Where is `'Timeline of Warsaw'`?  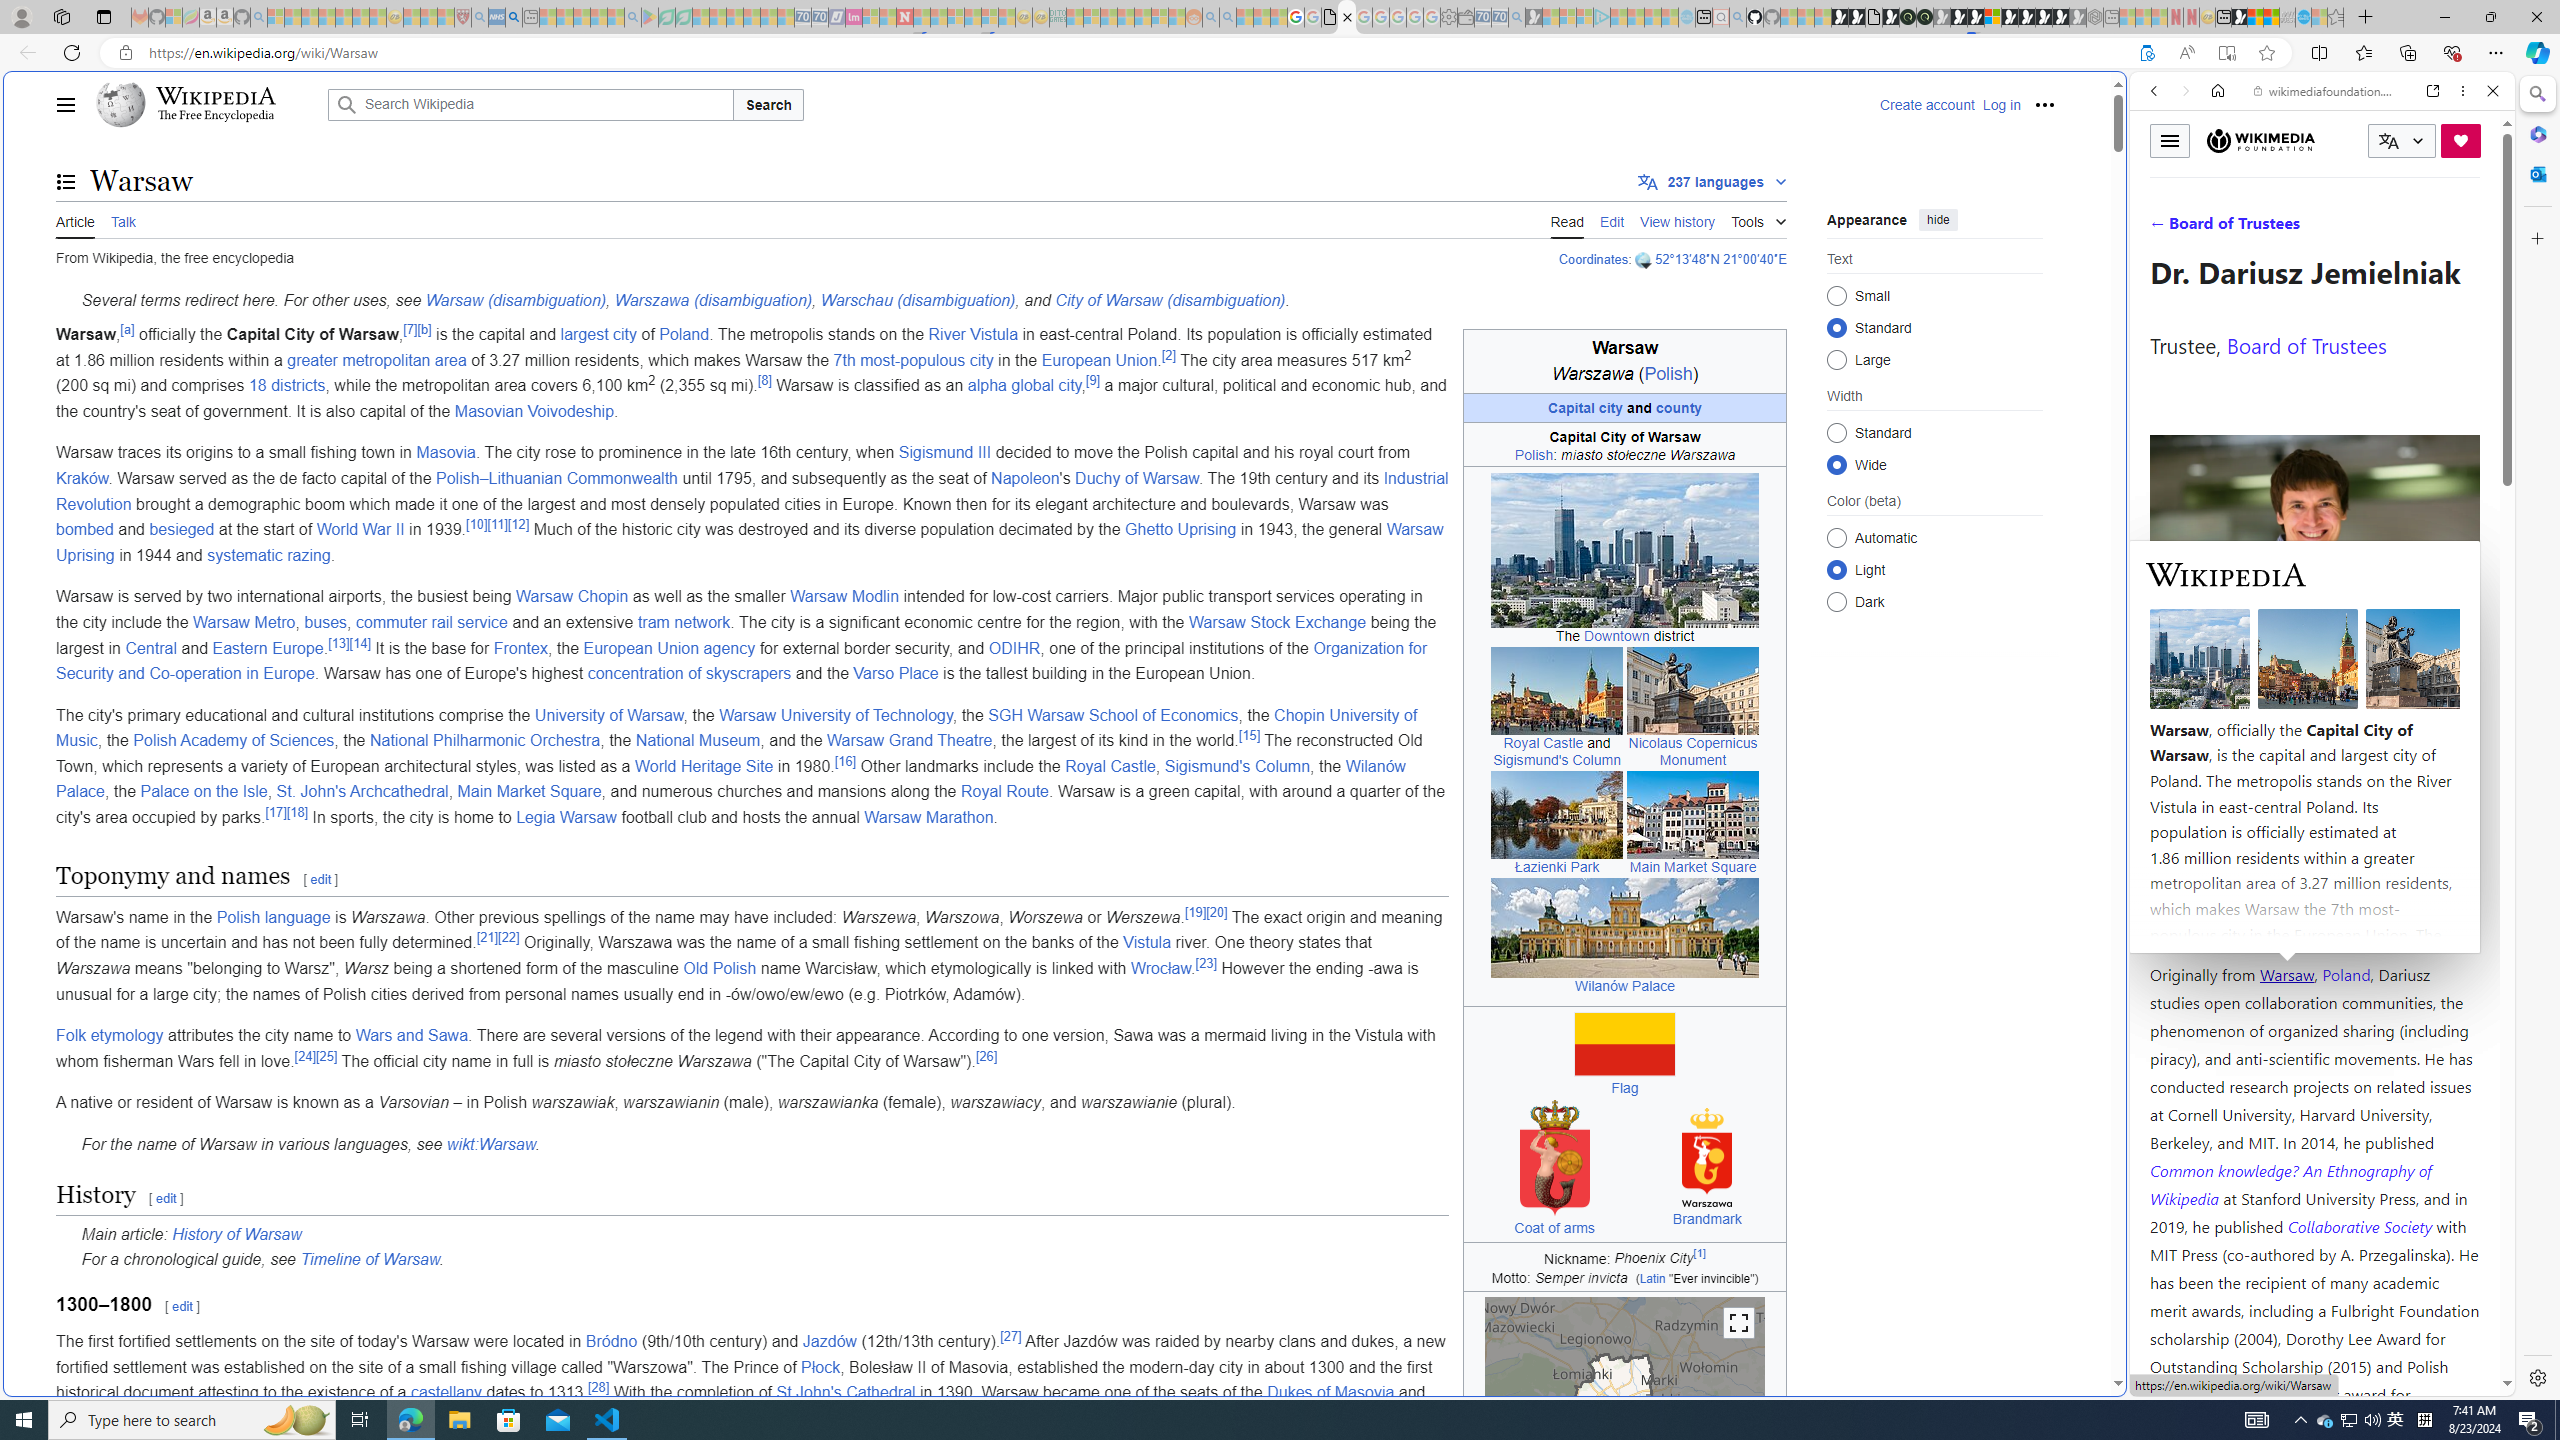 'Timeline of Warsaw' is located at coordinates (368, 1260).